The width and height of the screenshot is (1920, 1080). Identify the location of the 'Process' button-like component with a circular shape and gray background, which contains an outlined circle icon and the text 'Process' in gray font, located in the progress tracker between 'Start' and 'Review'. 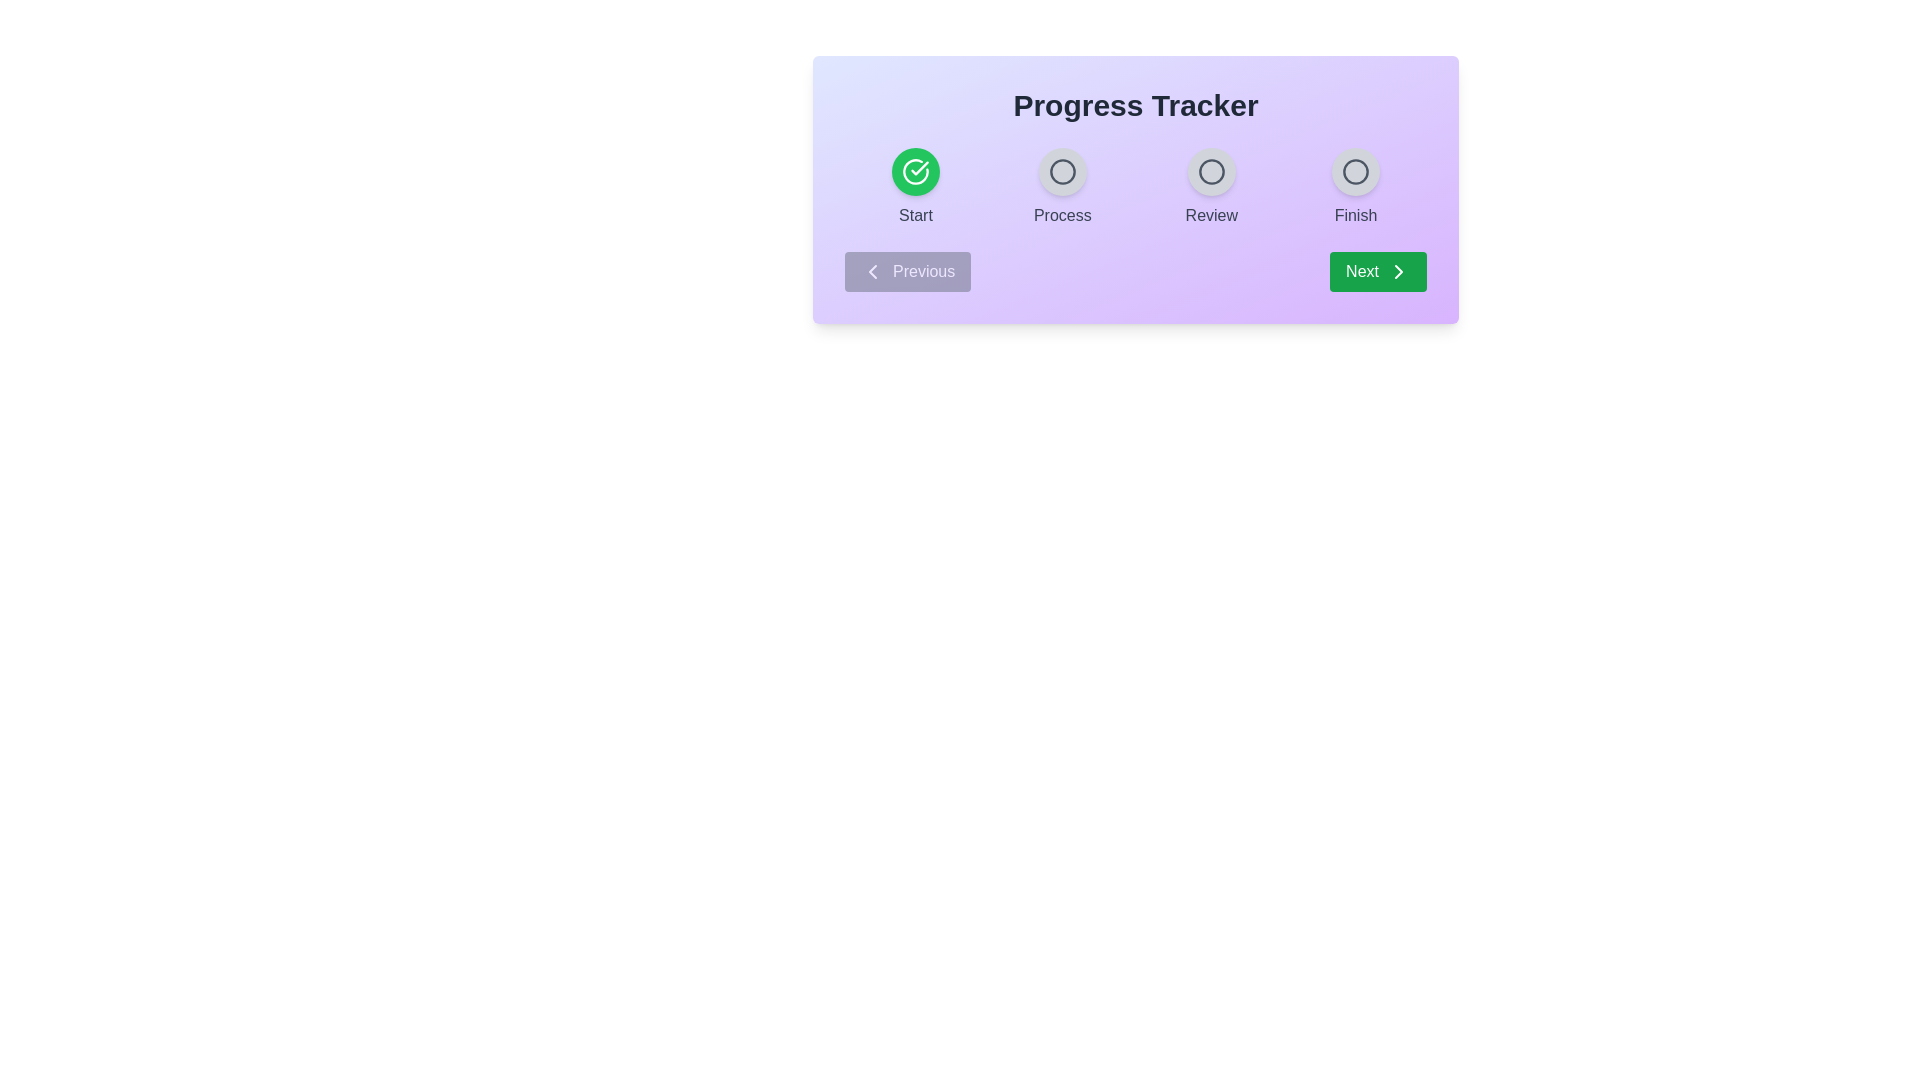
(1061, 188).